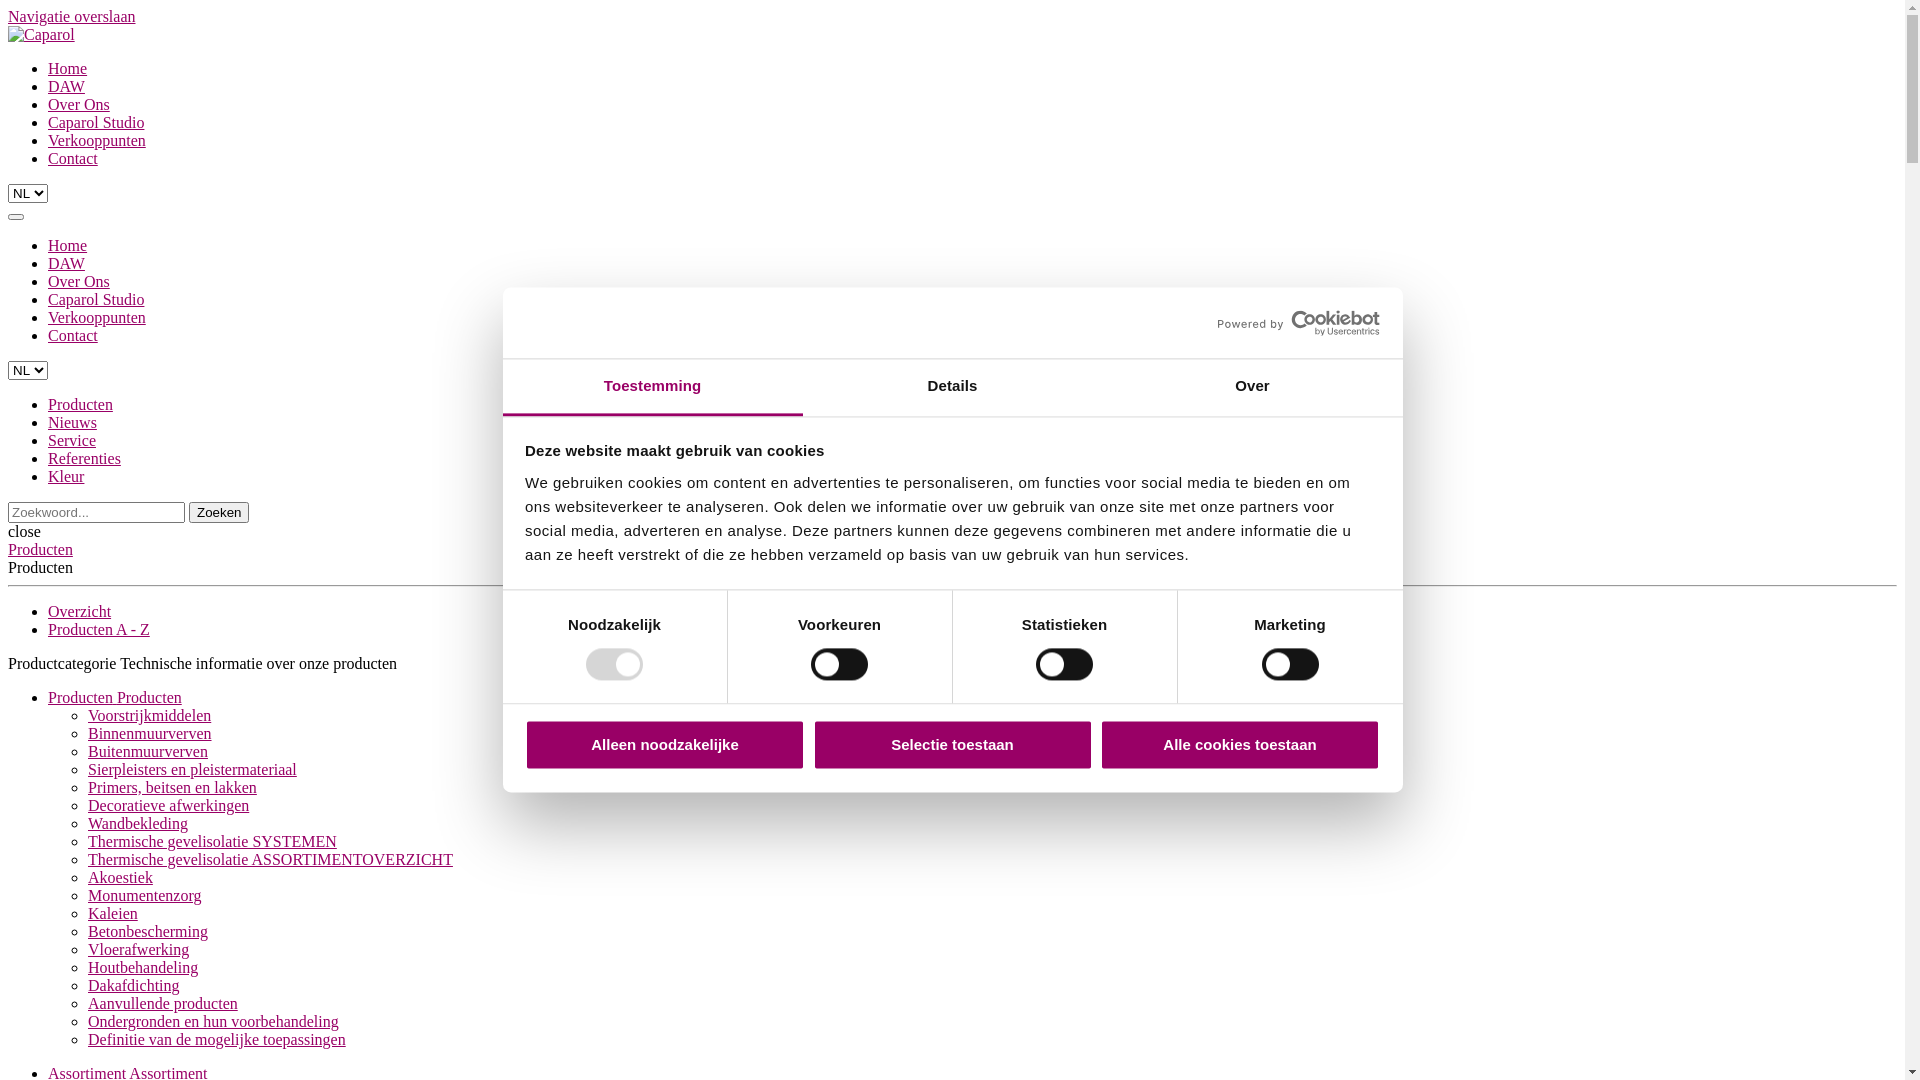  Describe the element at coordinates (48, 334) in the screenshot. I see `'Contact'` at that location.